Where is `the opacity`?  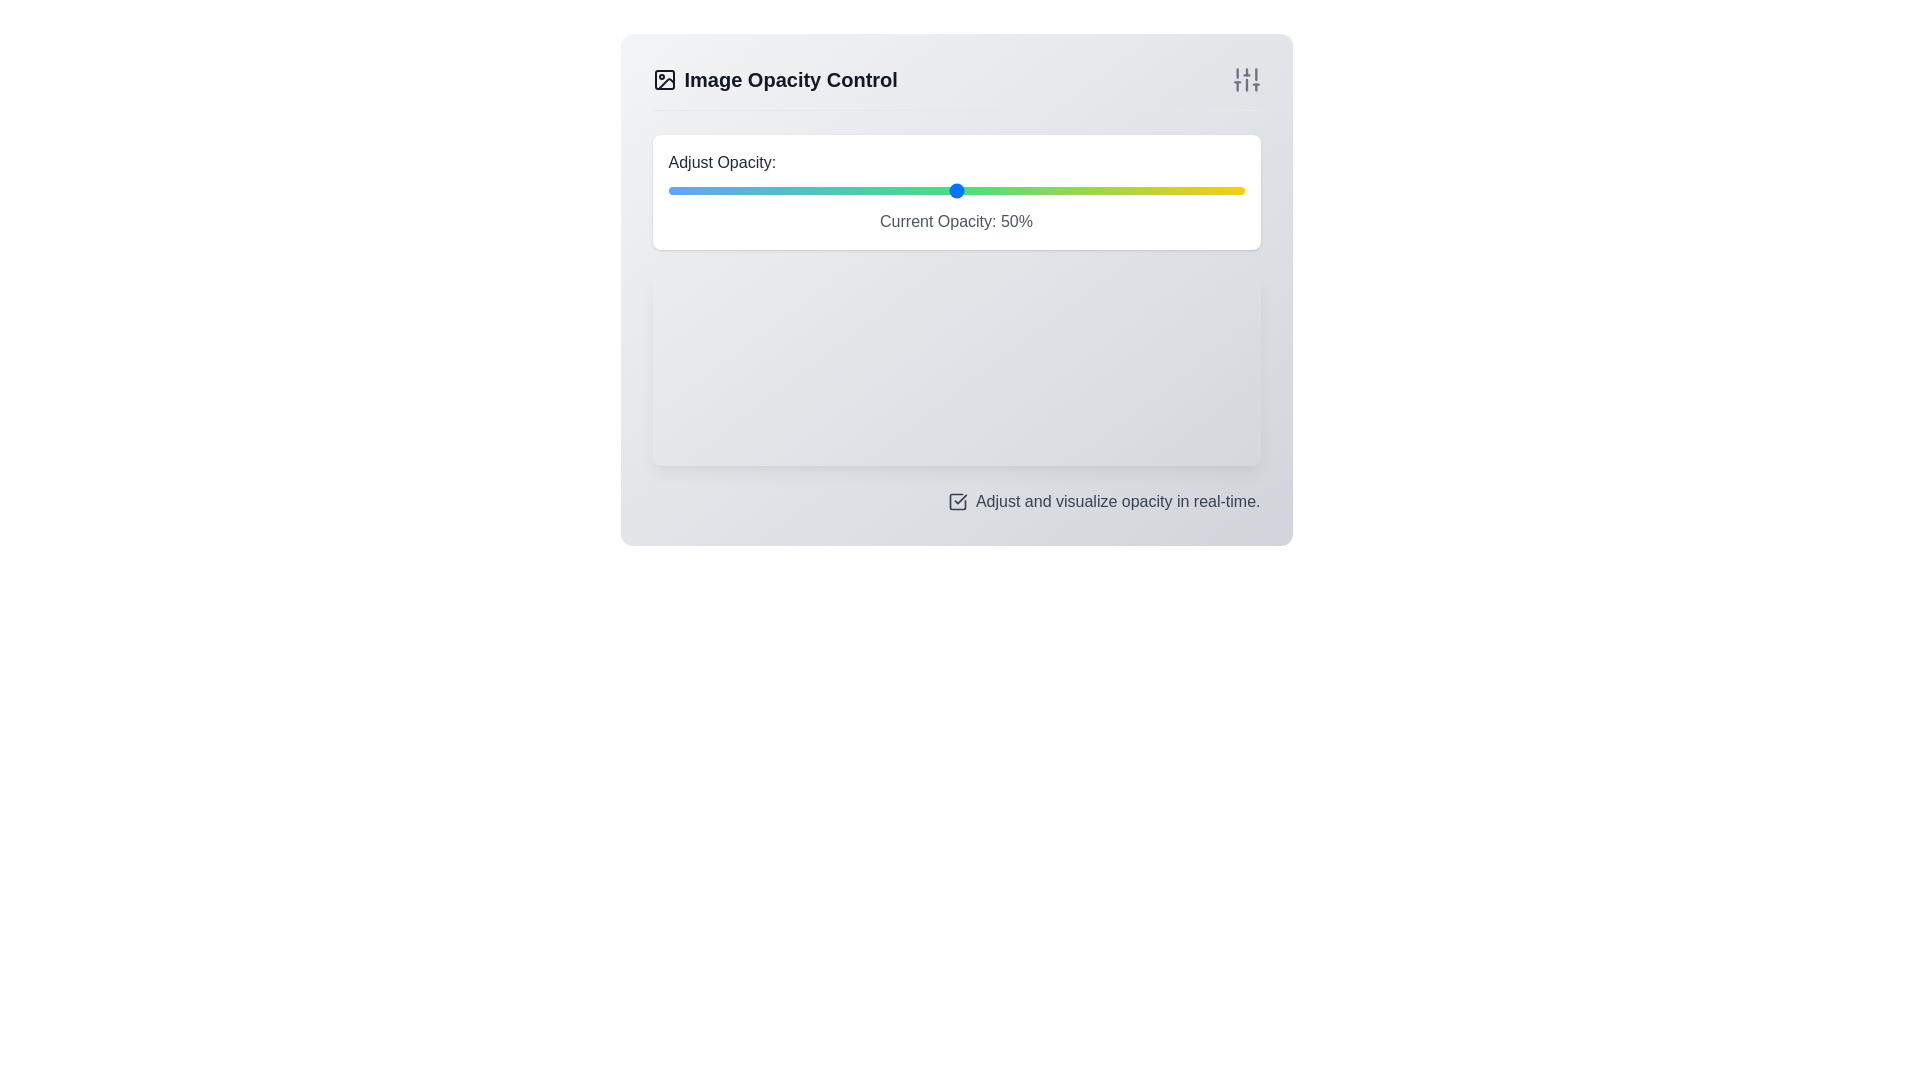 the opacity is located at coordinates (691, 191).